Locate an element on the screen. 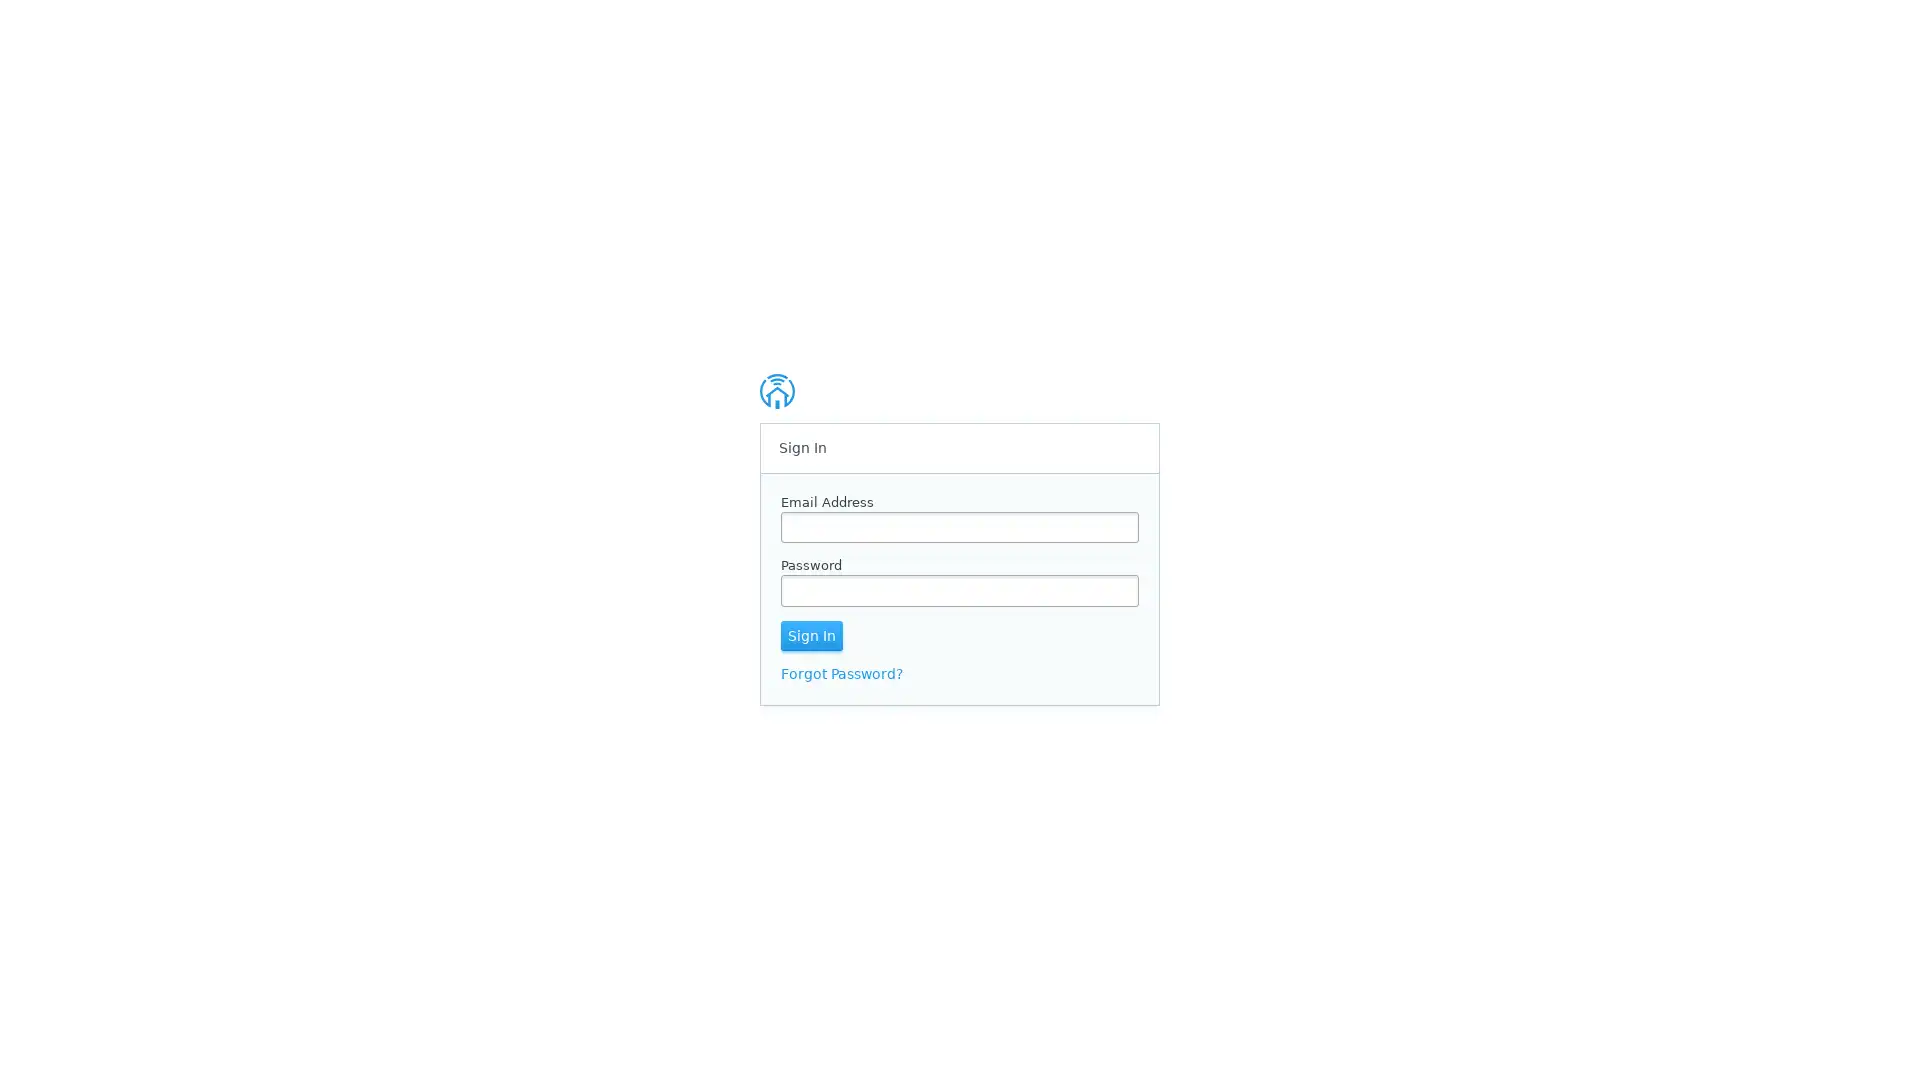 This screenshot has height=1080, width=1920. Sign In is located at coordinates (811, 636).